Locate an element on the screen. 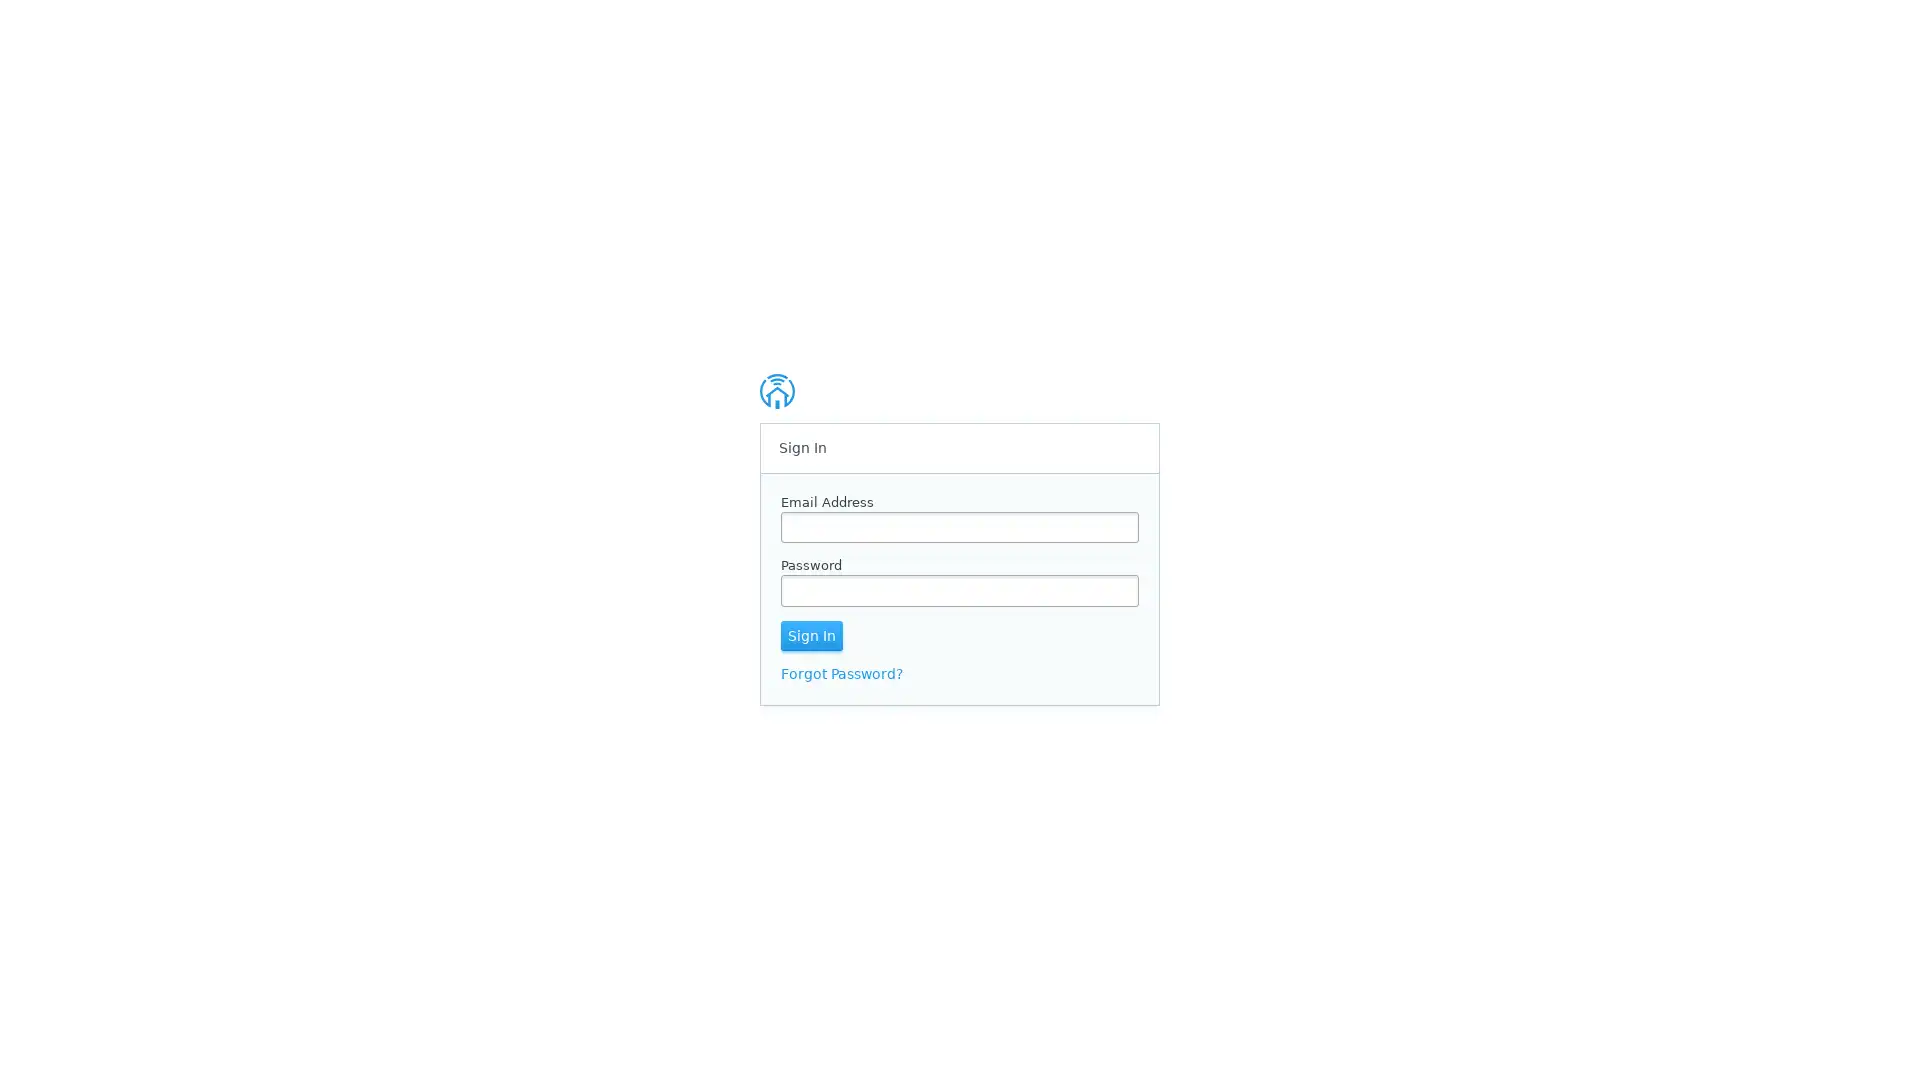 This screenshot has height=1080, width=1920. Sign In is located at coordinates (811, 636).